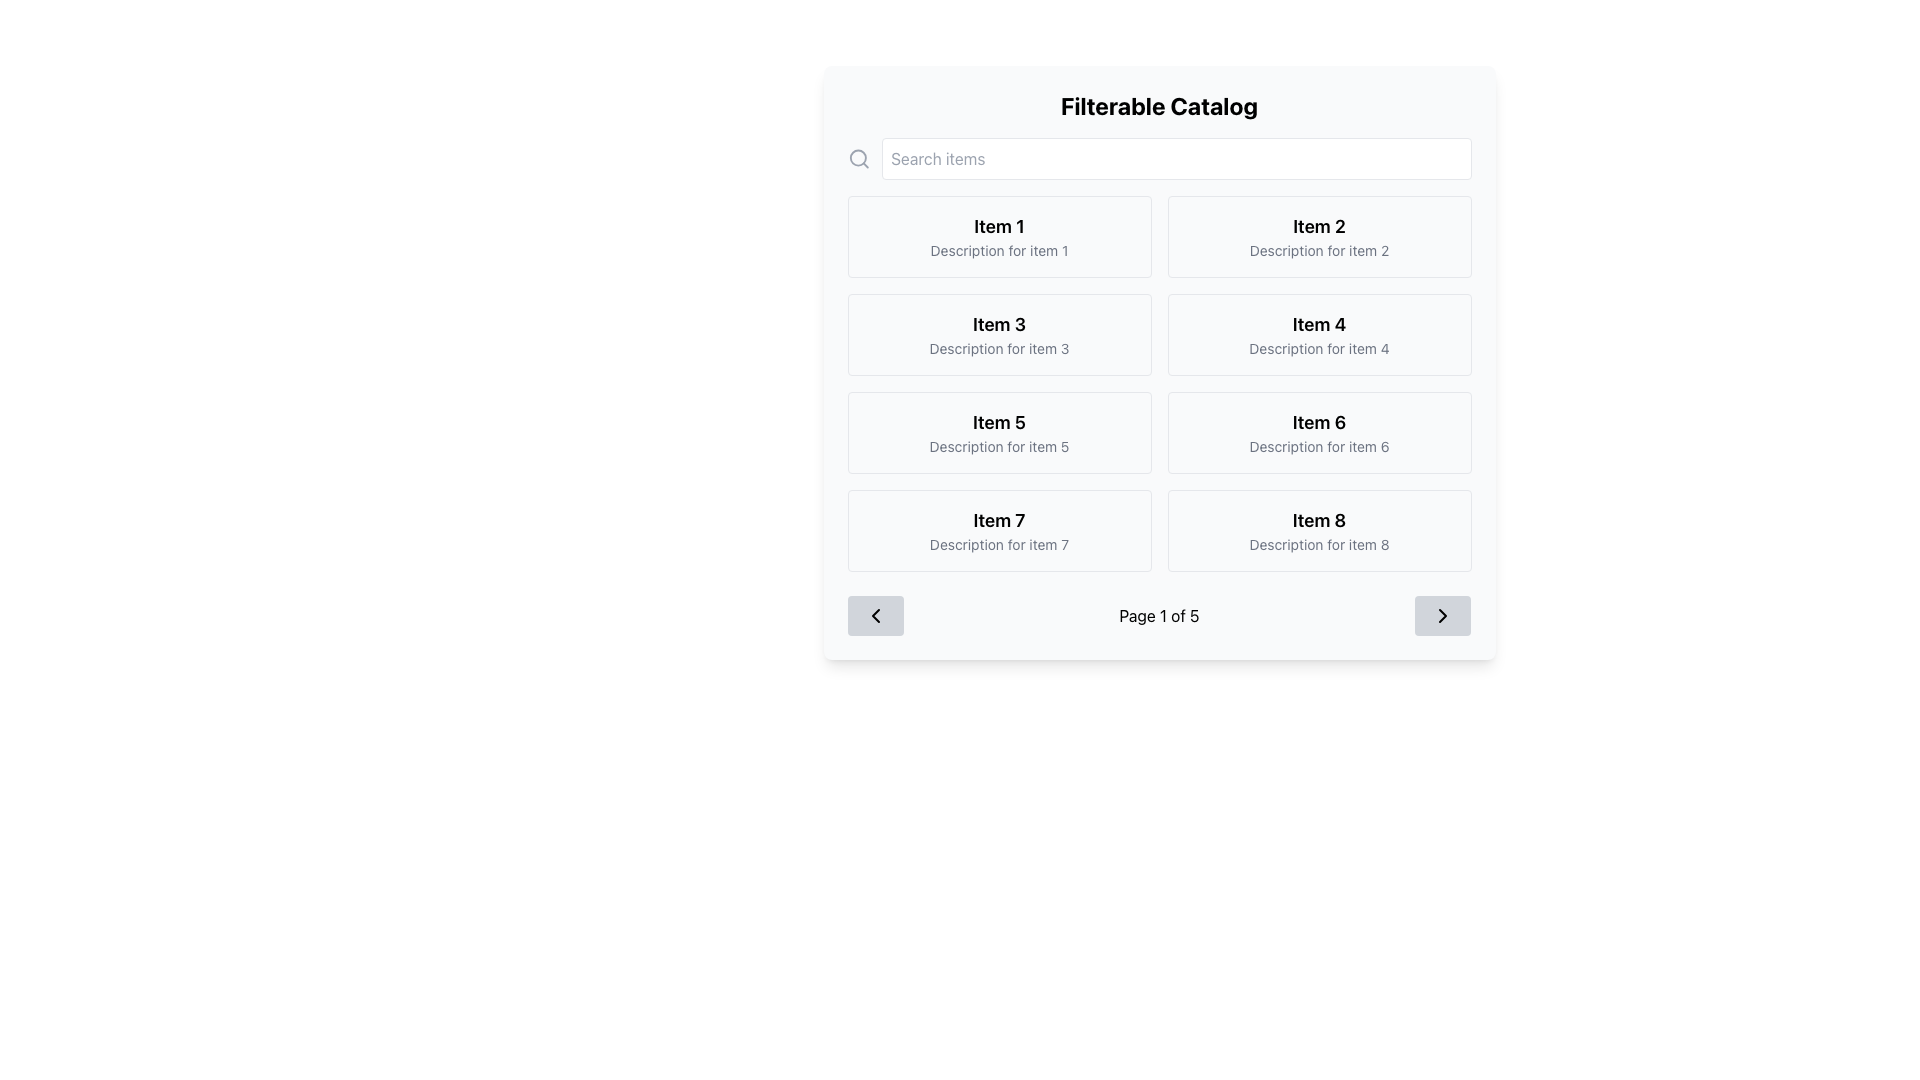 This screenshot has width=1920, height=1080. Describe the element at coordinates (999, 431) in the screenshot. I see `description of 'Item 5' presented in the card element located in the third row, first column of the grid` at that location.